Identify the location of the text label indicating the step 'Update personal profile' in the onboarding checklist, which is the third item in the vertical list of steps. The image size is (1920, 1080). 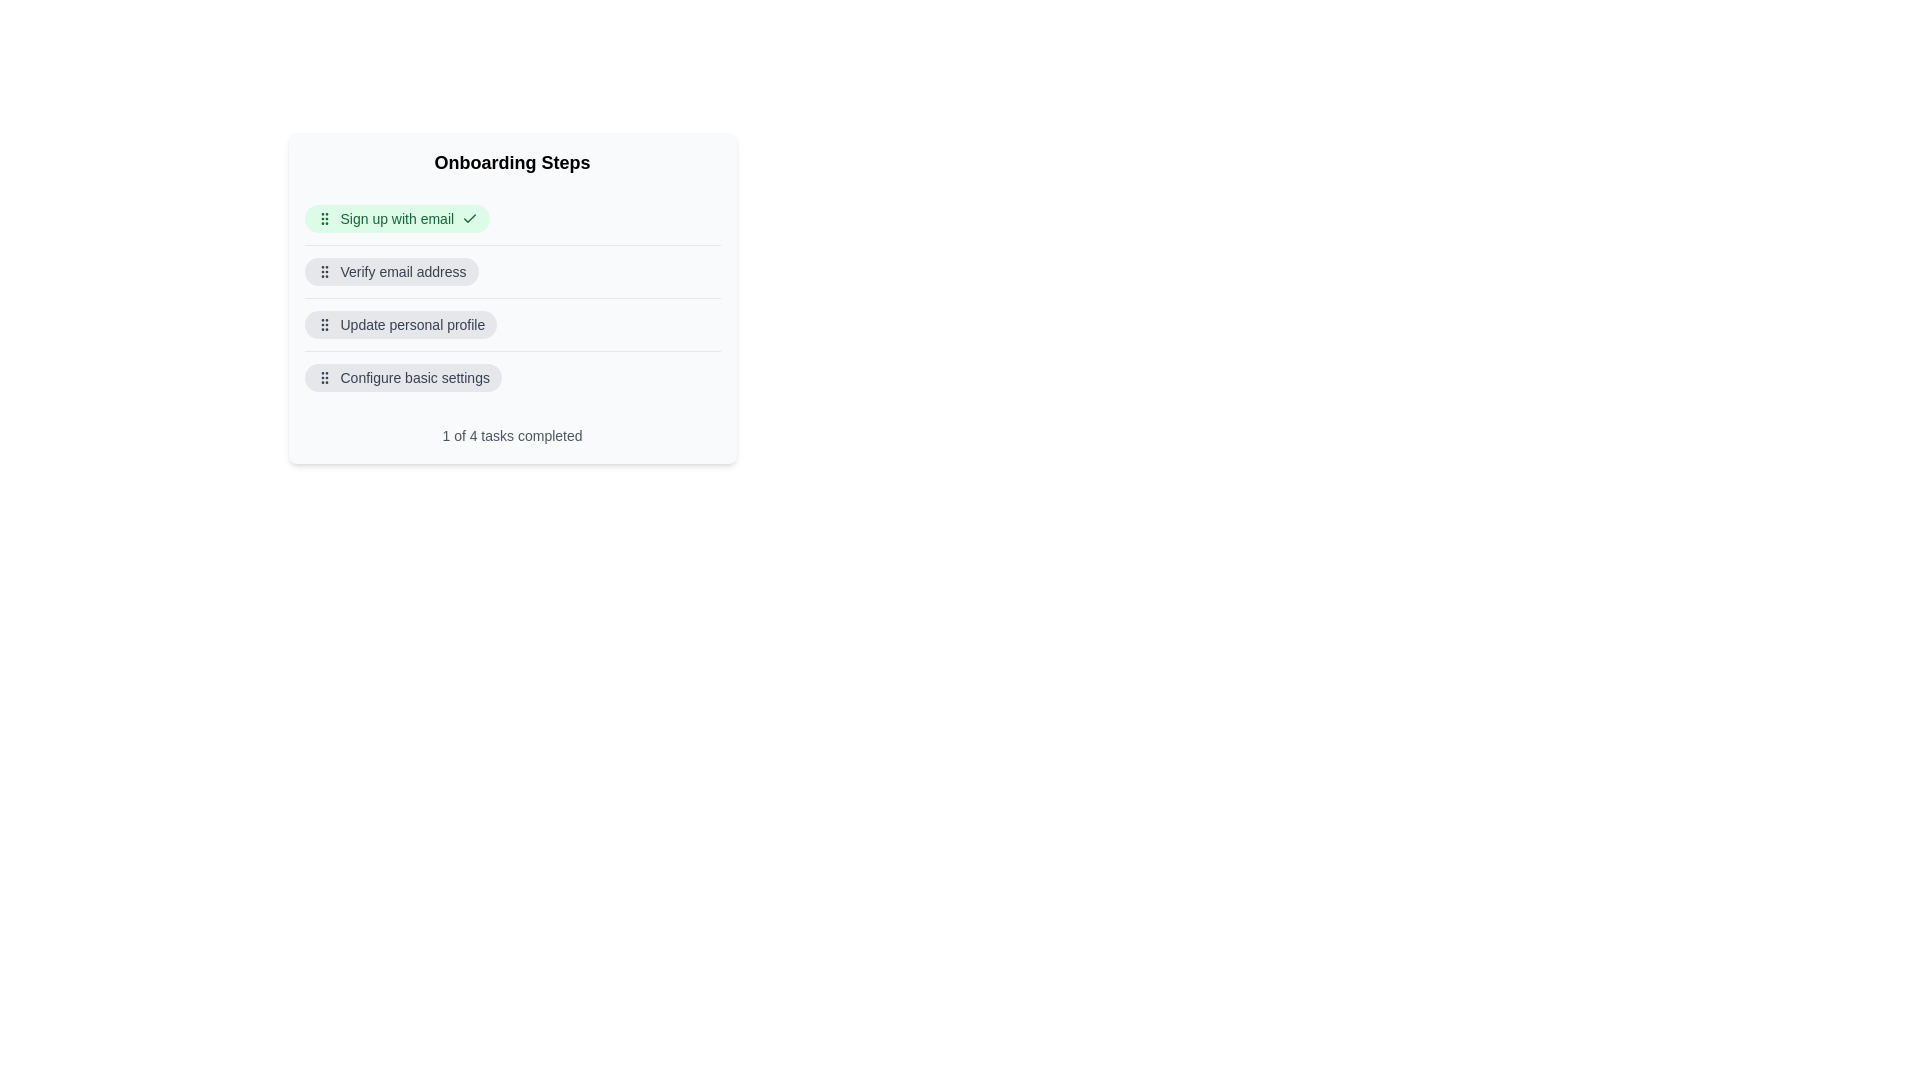
(411, 323).